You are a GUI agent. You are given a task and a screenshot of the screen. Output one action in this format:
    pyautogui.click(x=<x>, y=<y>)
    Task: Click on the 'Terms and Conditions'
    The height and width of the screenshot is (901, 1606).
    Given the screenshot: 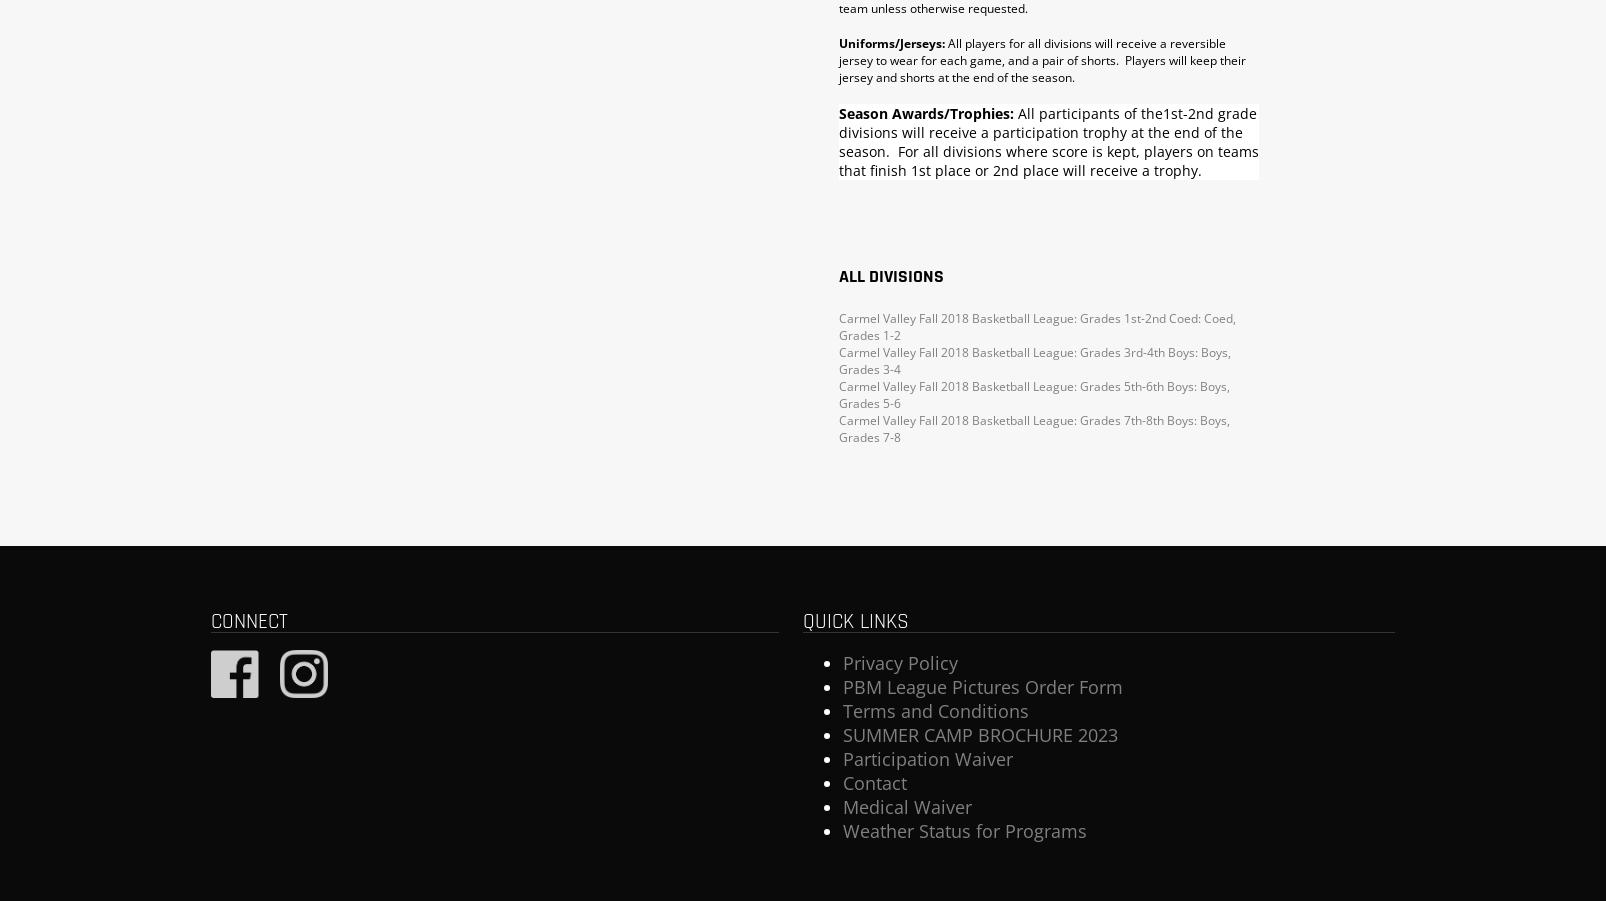 What is the action you would take?
    pyautogui.click(x=935, y=710)
    